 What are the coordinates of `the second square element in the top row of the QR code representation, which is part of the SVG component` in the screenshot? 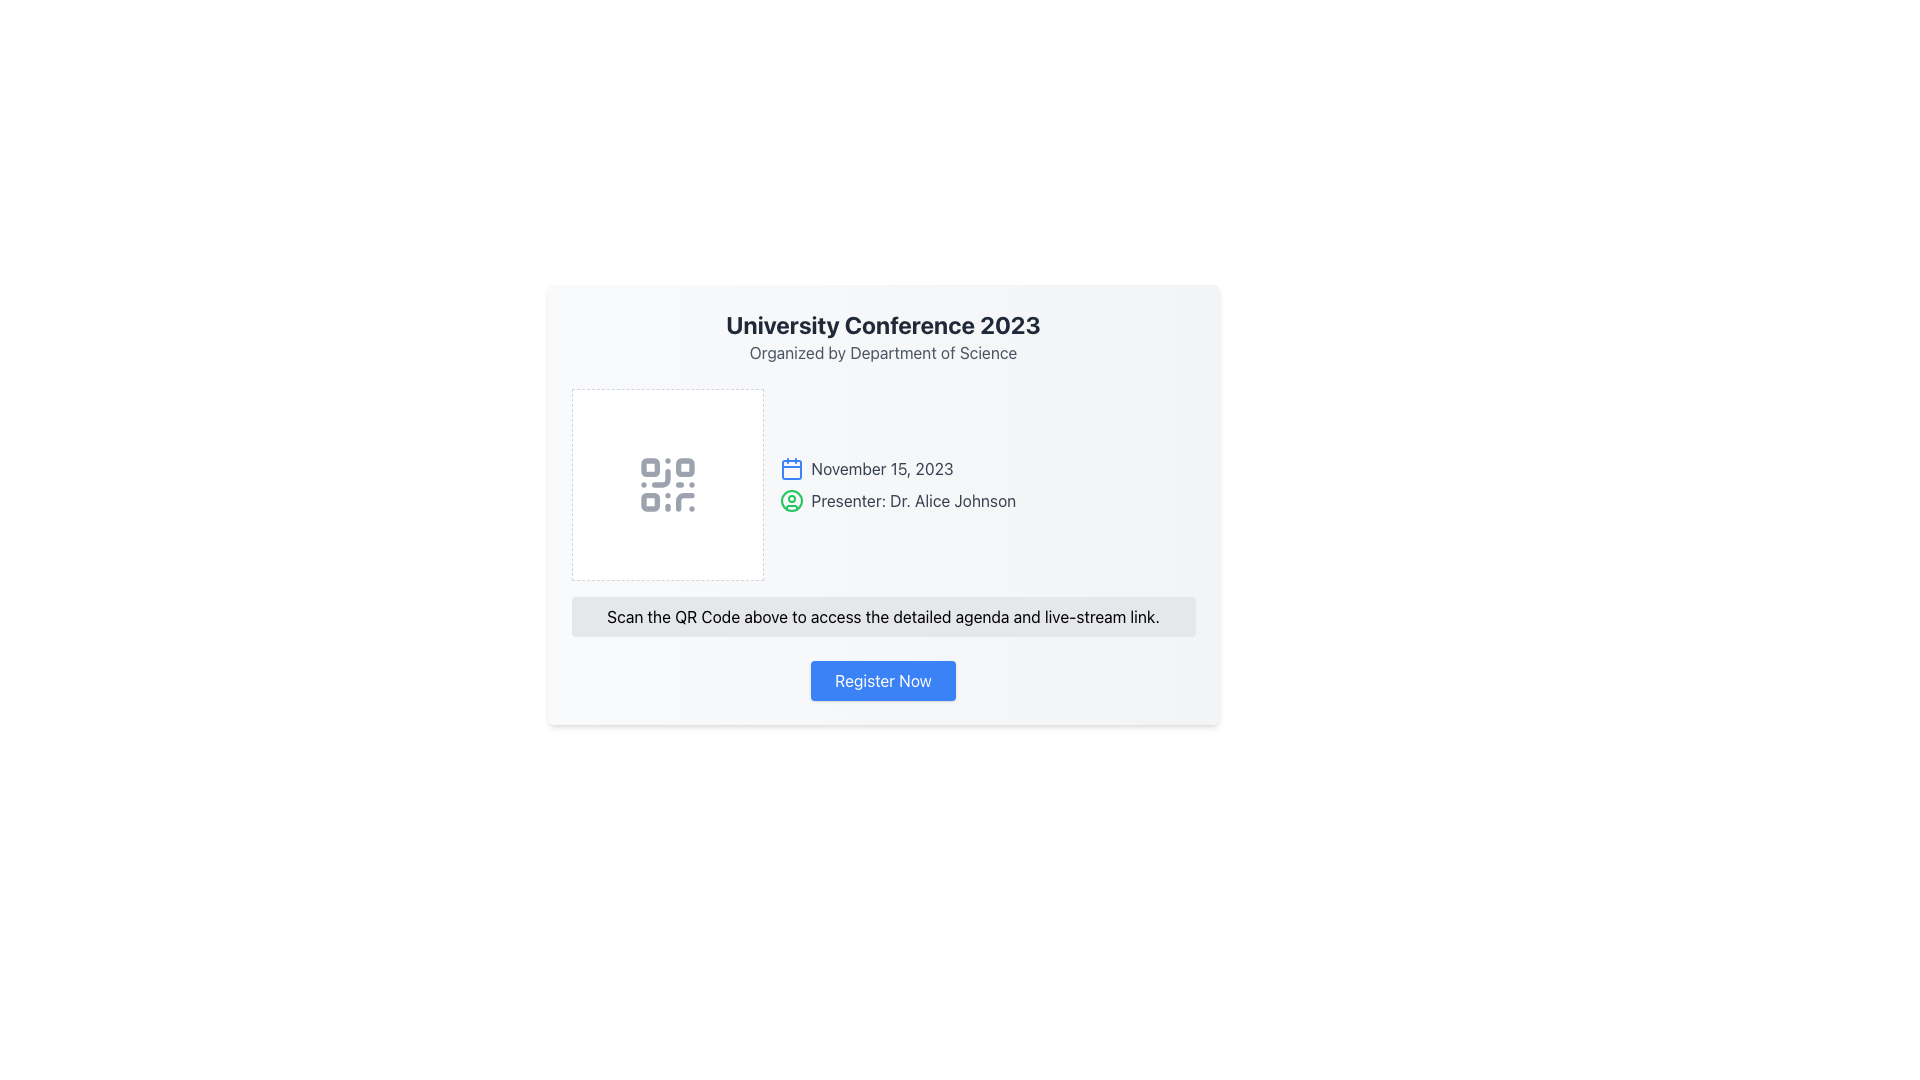 It's located at (684, 467).